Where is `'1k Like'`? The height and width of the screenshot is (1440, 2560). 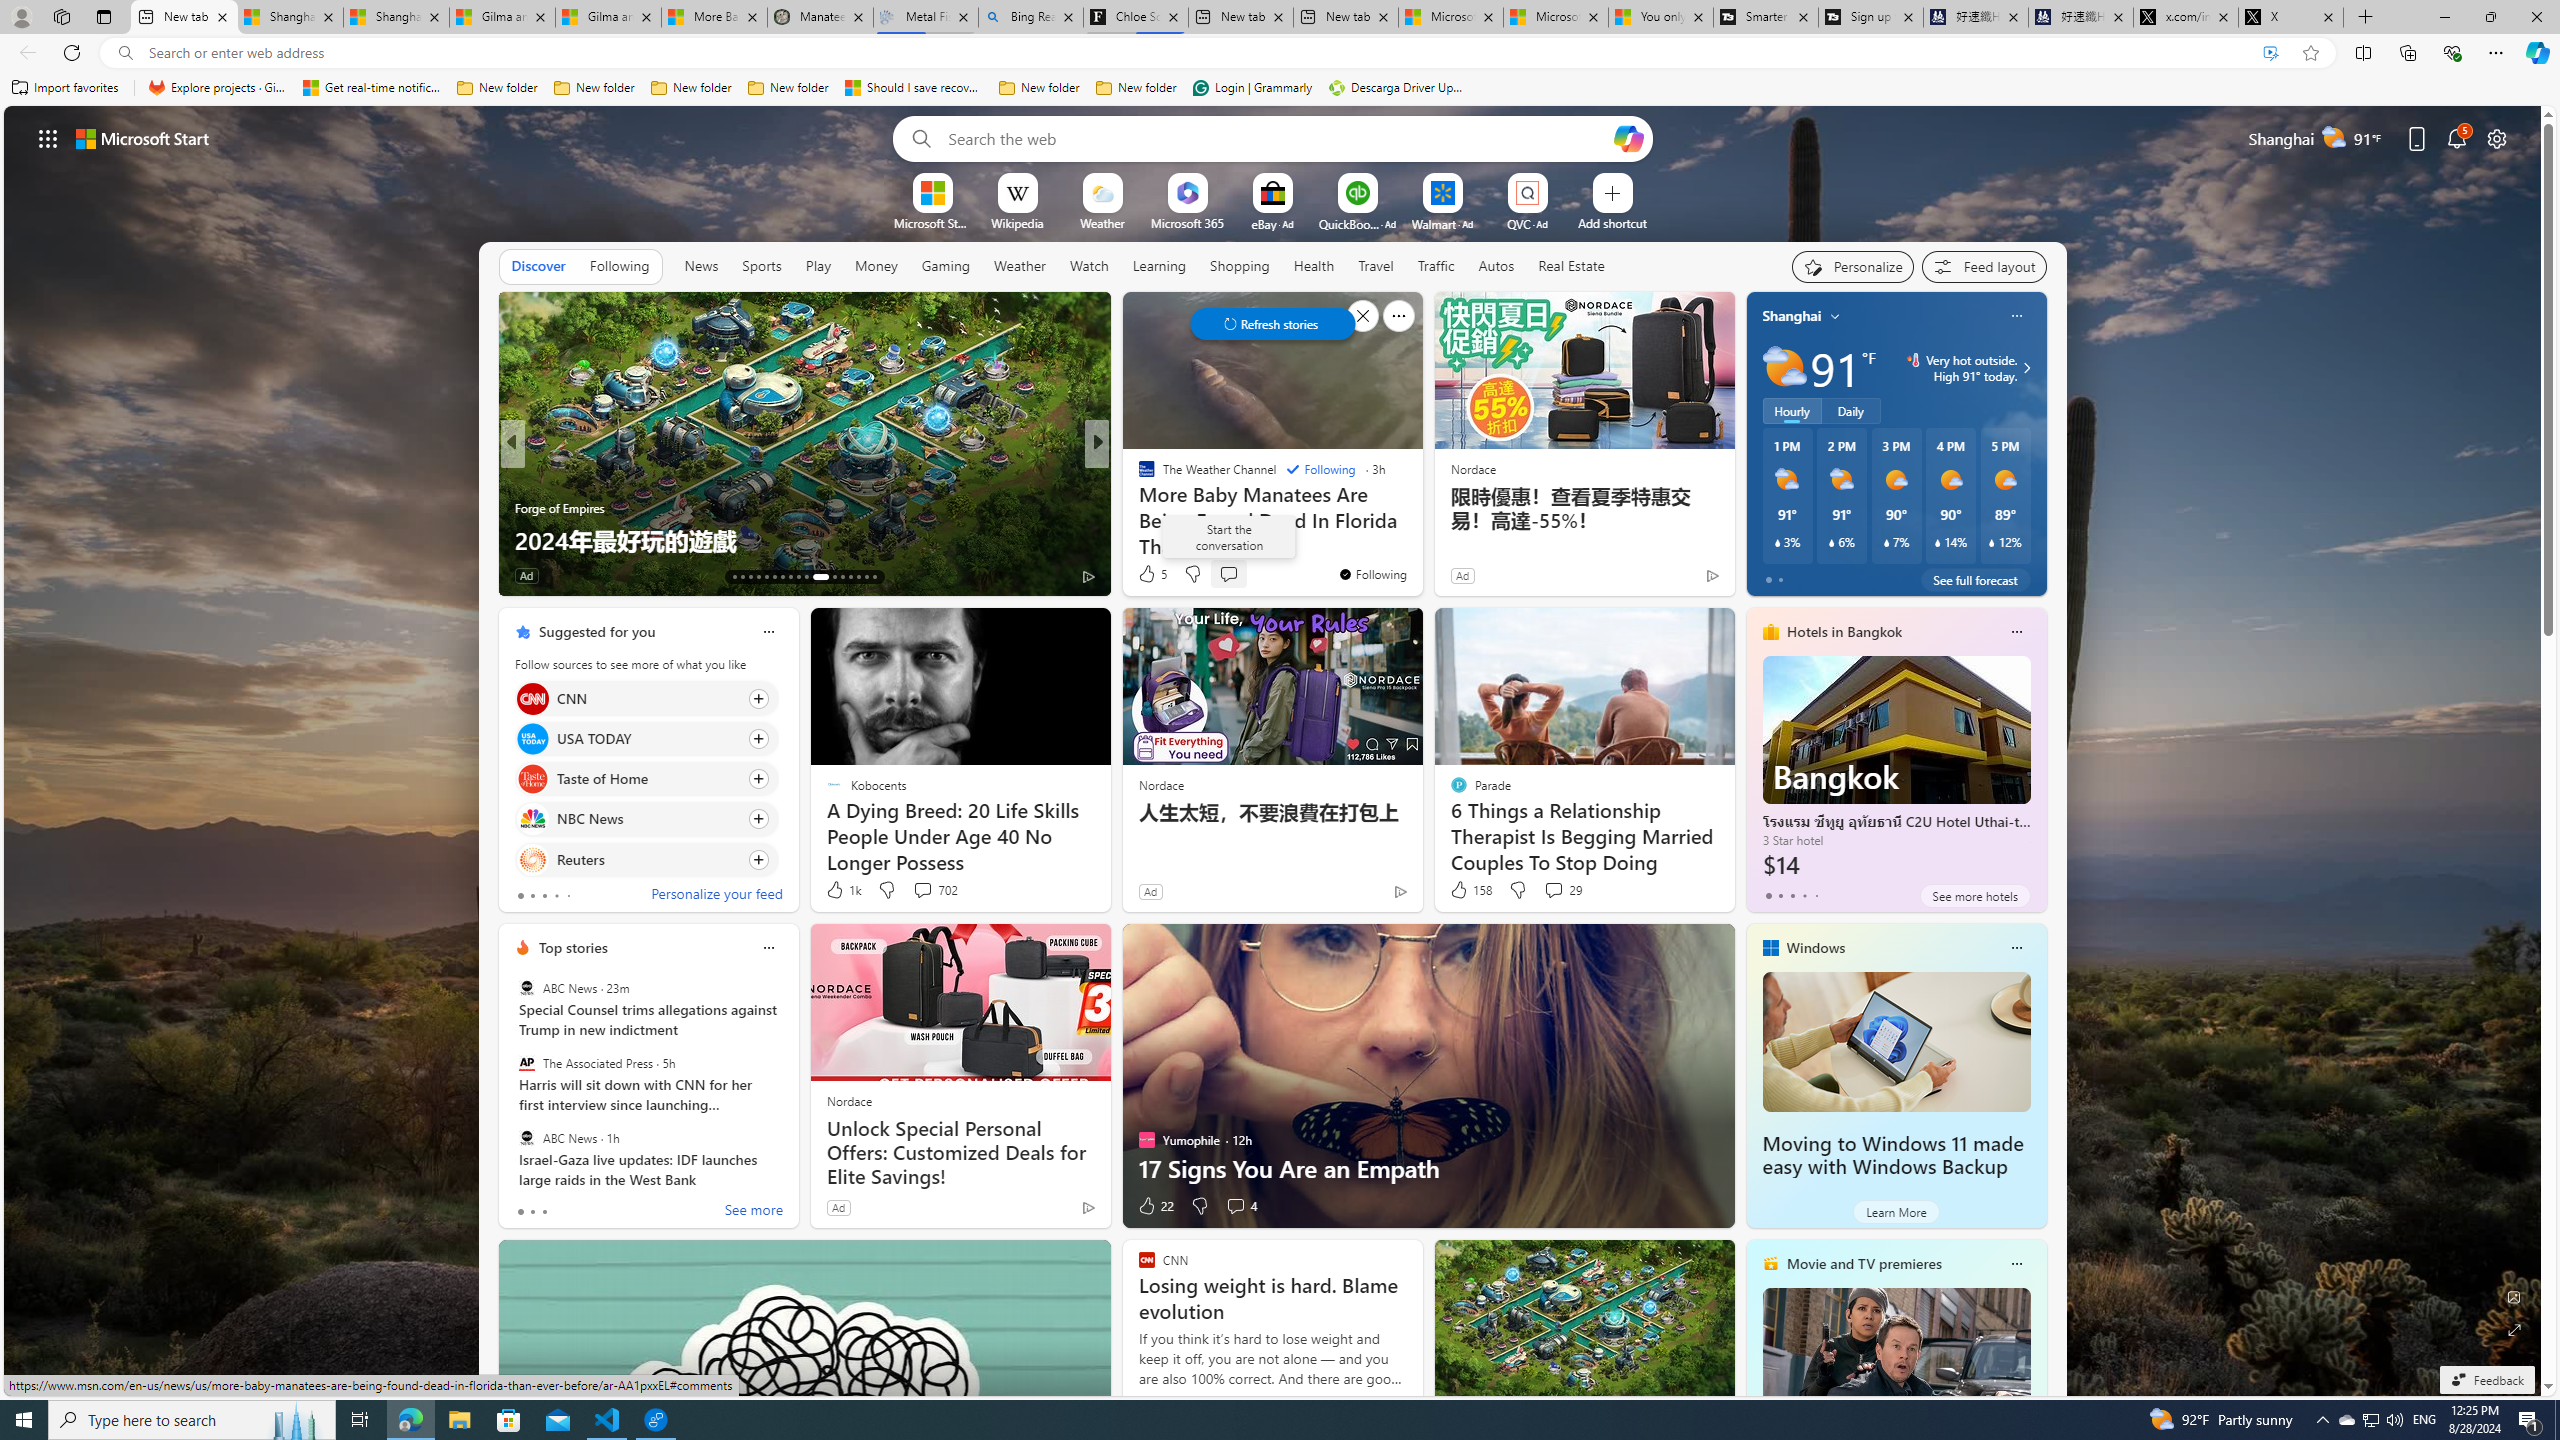
'1k Like' is located at coordinates (841, 888).